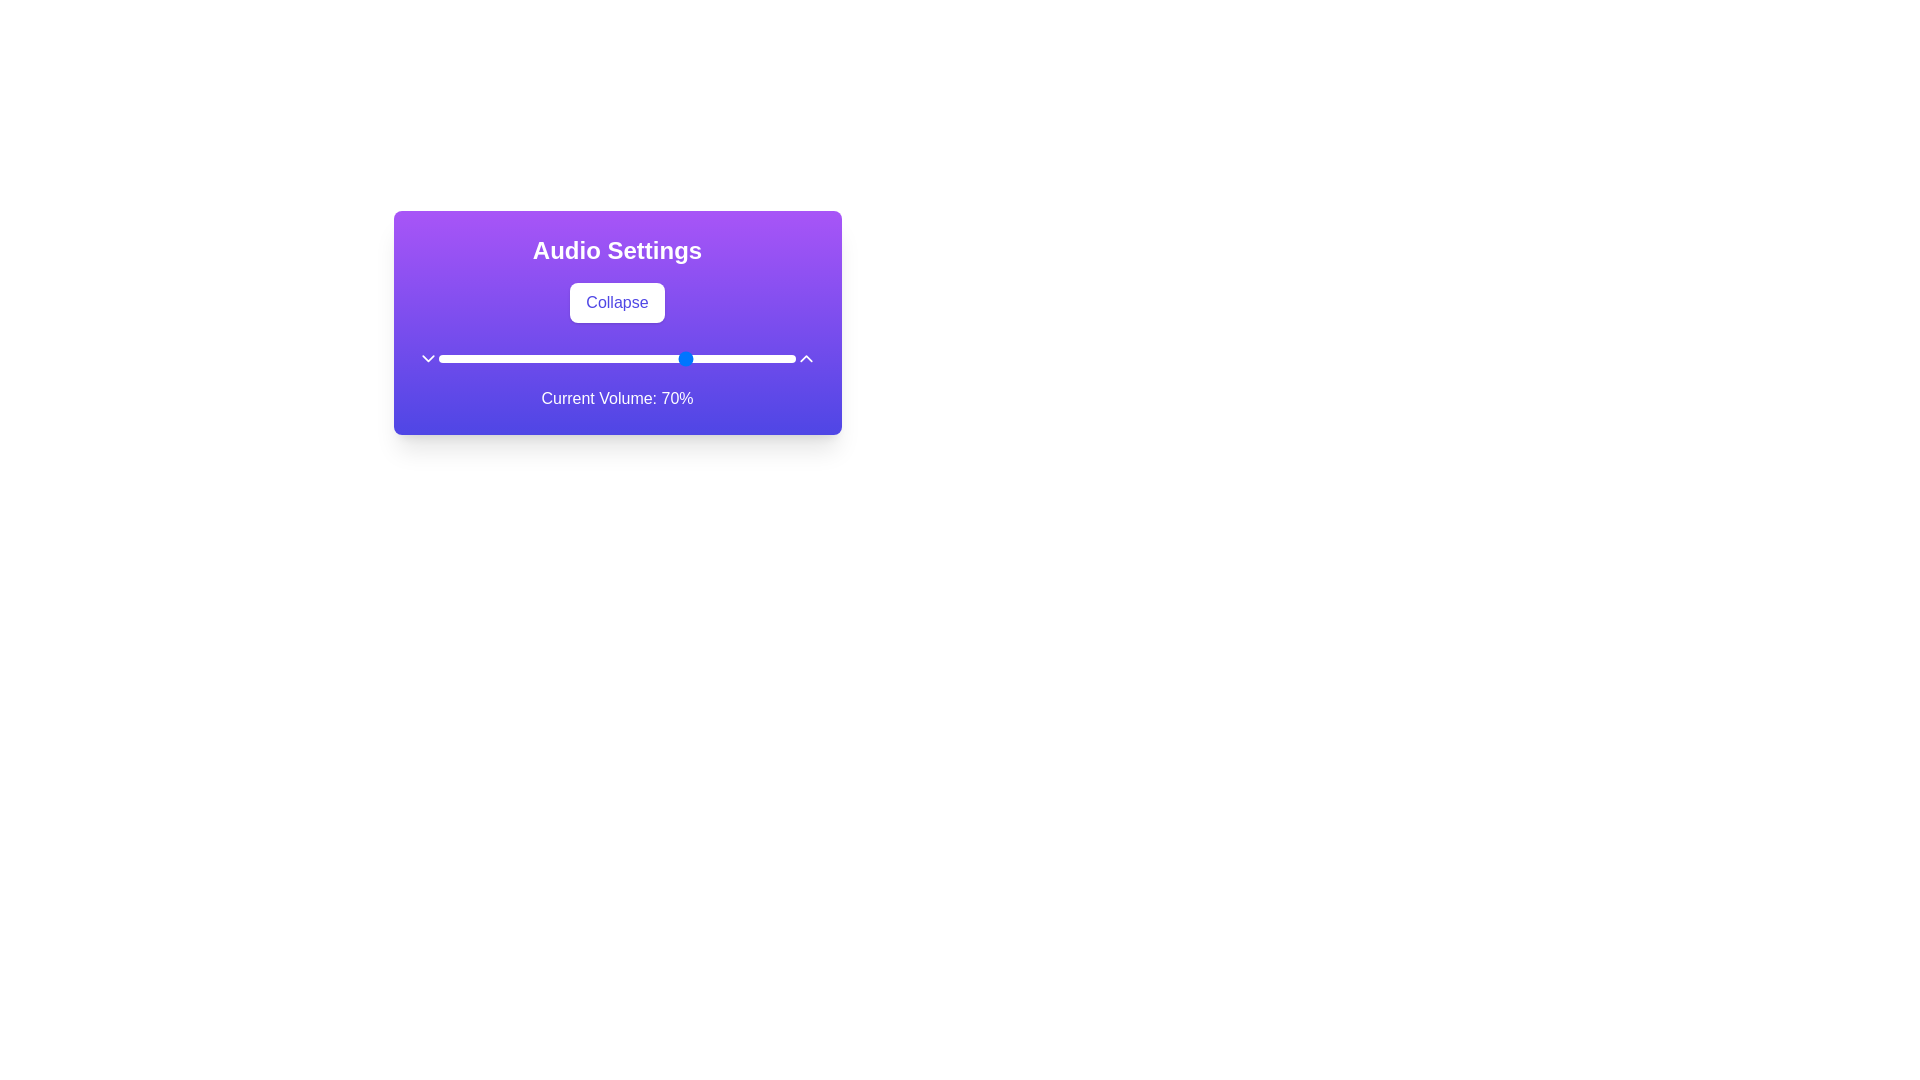  I want to click on the 'Collapse' button to toggle the panel's expanded state, so click(616, 303).